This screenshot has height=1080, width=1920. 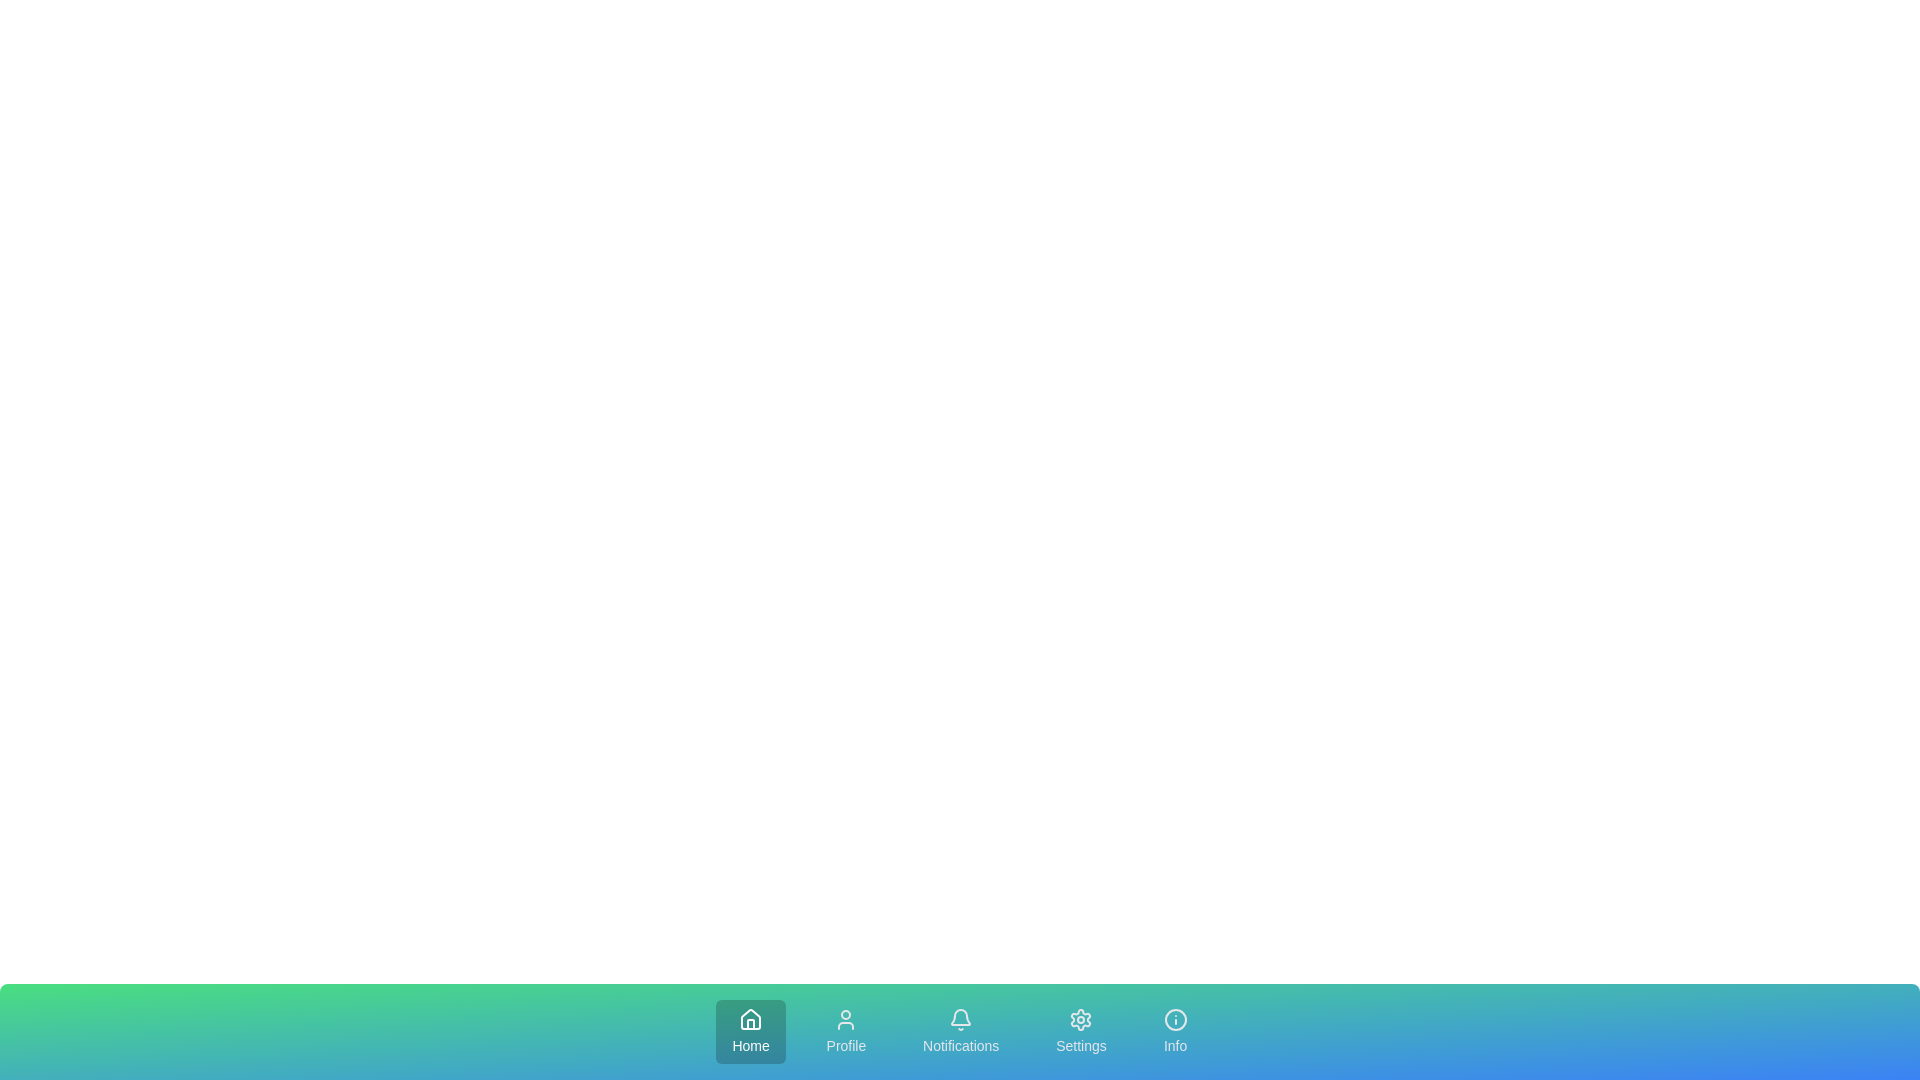 What do you see at coordinates (1175, 1032) in the screenshot?
I see `the Info tab in the navigation bar` at bounding box center [1175, 1032].